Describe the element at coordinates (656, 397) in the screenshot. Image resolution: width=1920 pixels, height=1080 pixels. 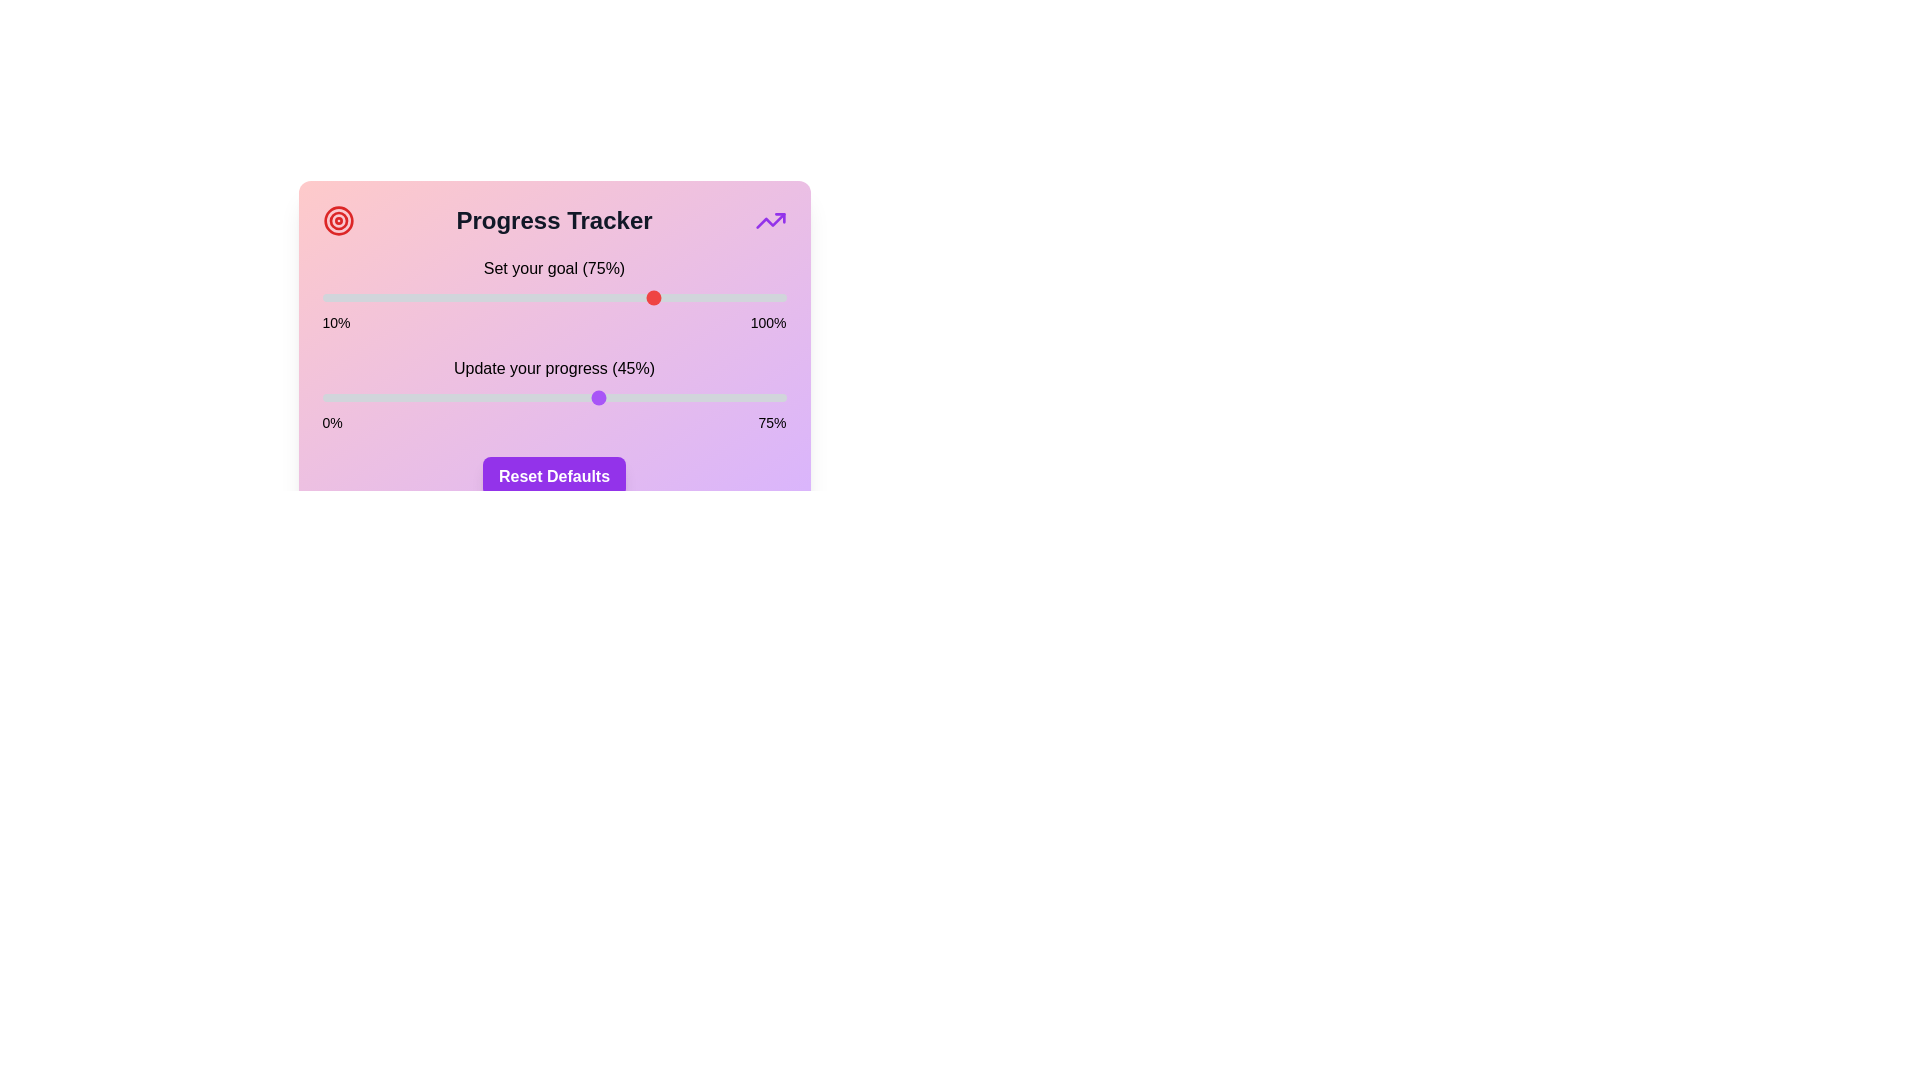
I see `the 'Update your progress' slider to set the progress to 54%` at that location.